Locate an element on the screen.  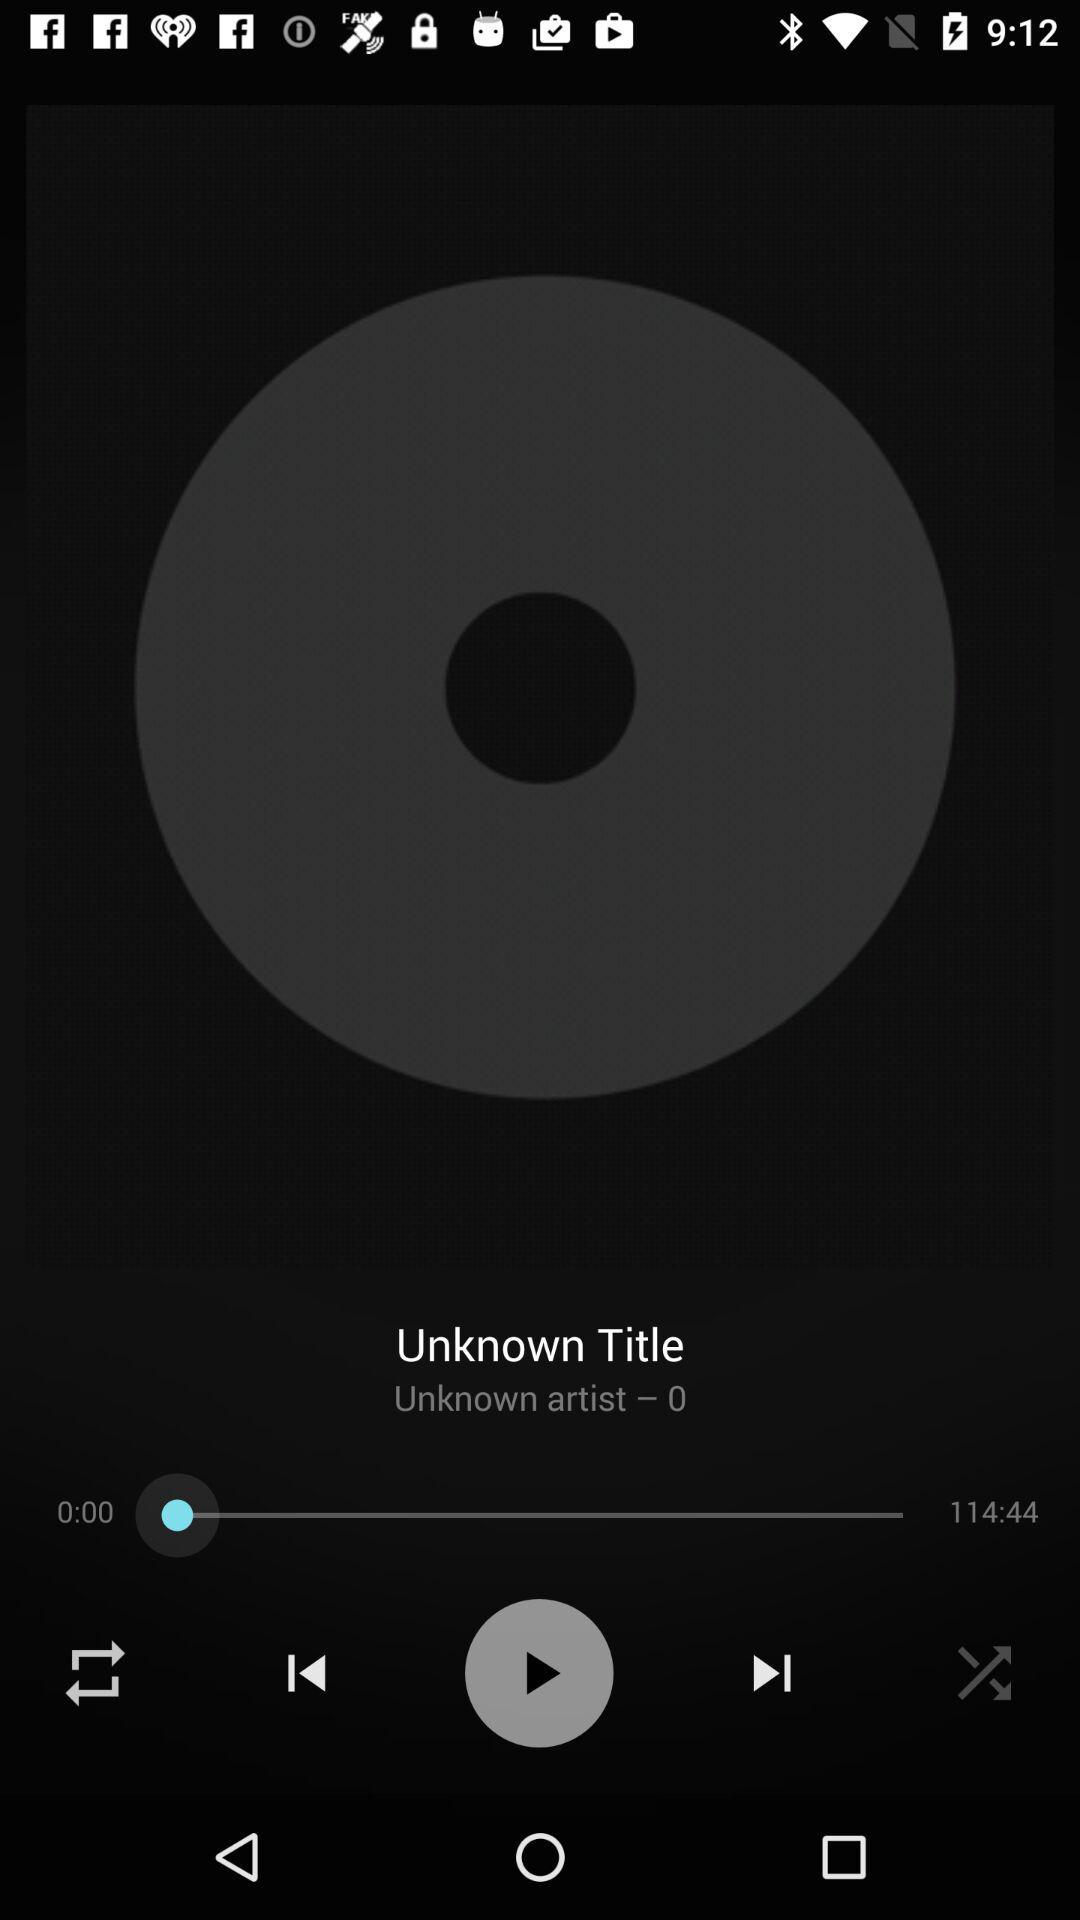
to shuffle option is located at coordinates (95, 1673).